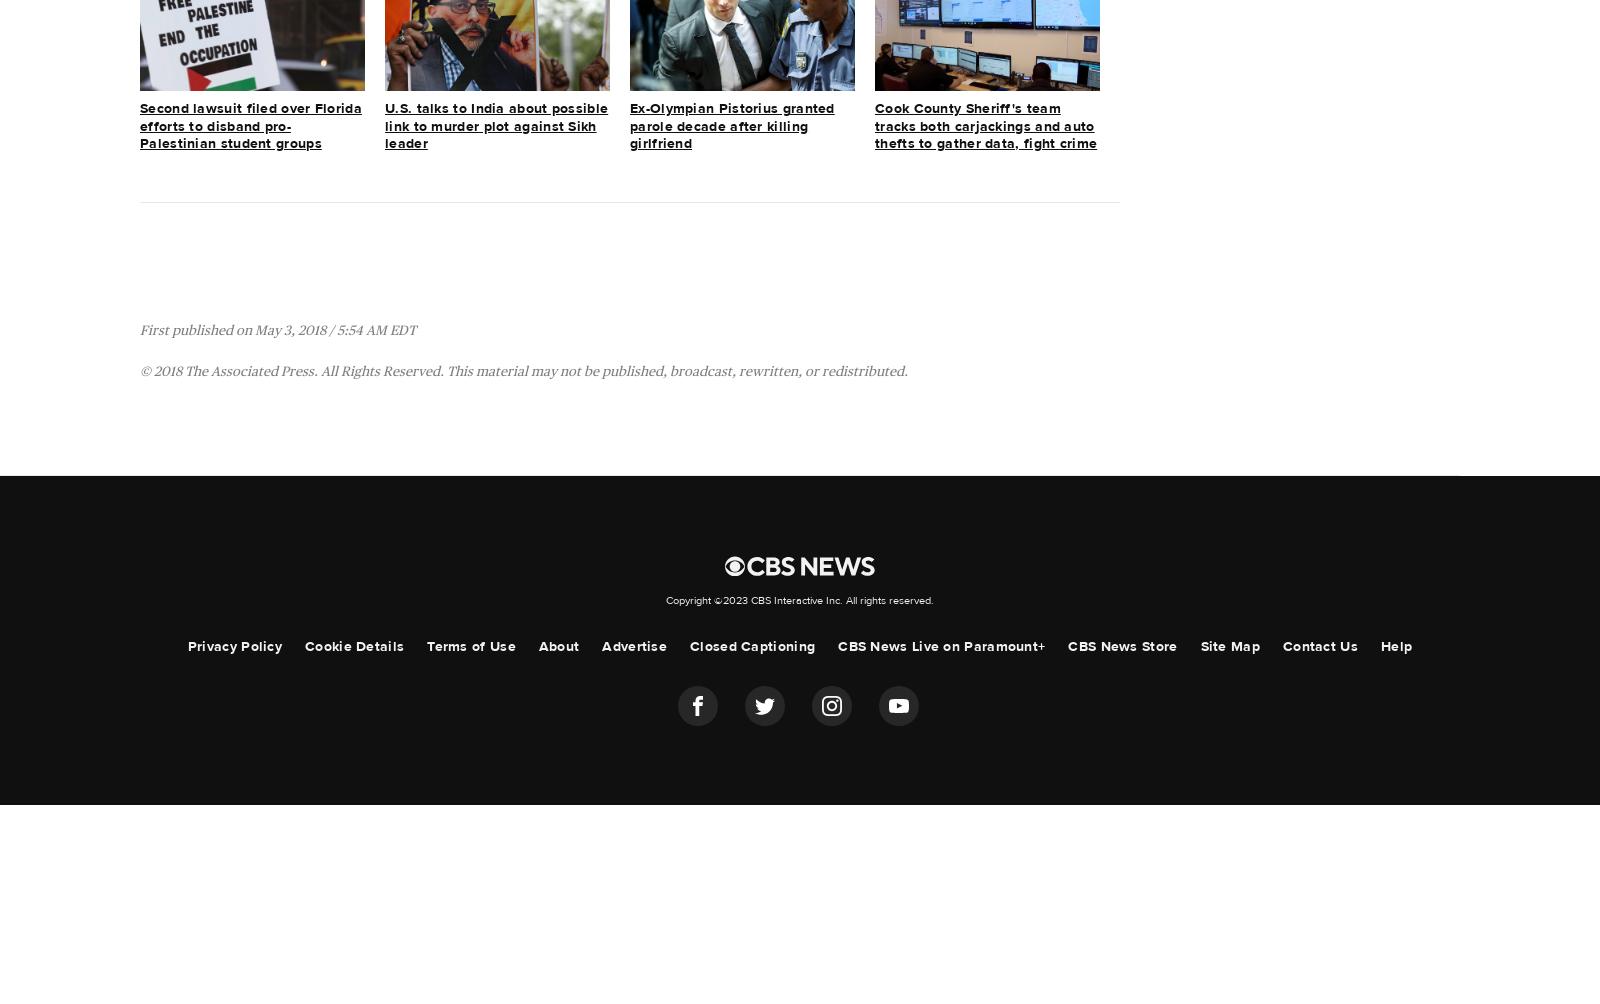 The height and width of the screenshot is (1004, 1600). Describe the element at coordinates (1200, 644) in the screenshot. I see `'Site Map'` at that location.